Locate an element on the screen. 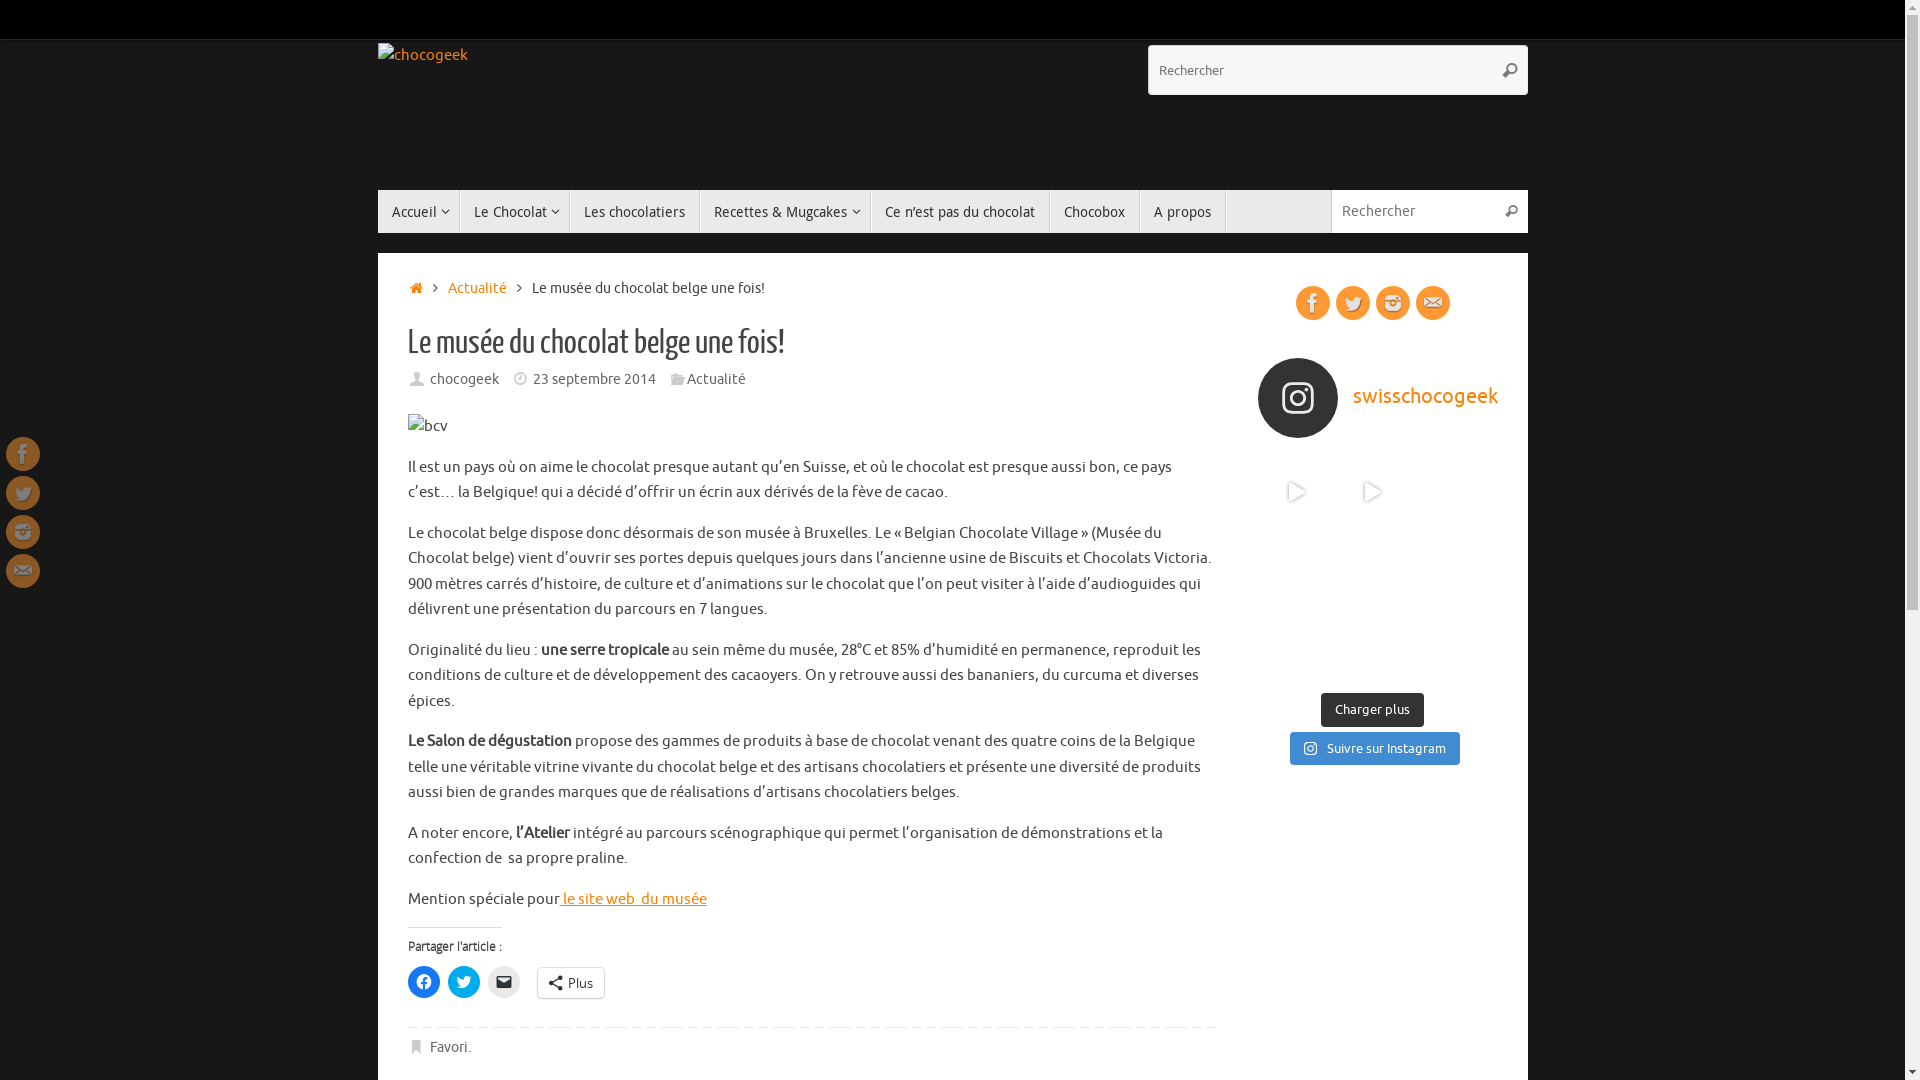 The image size is (1920, 1080). 'Auteur/autrice ' is located at coordinates (416, 378).